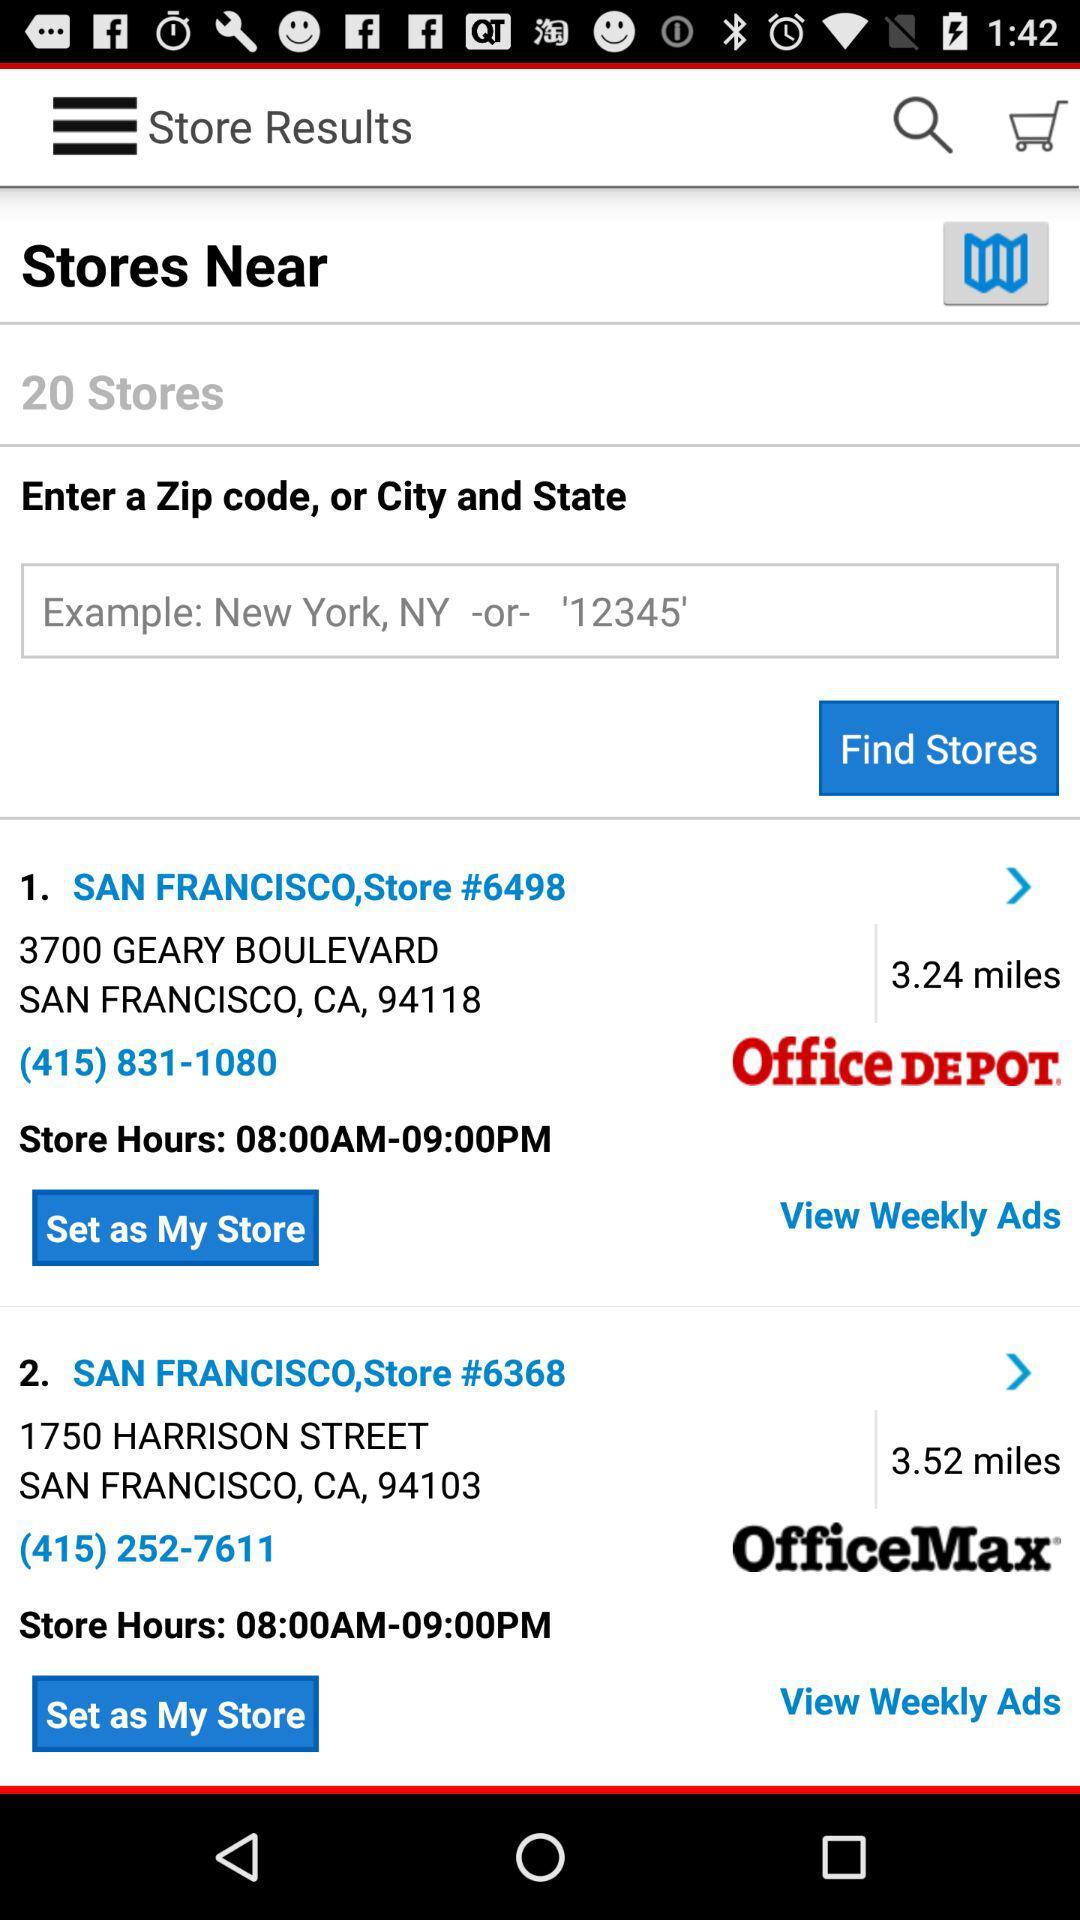 The height and width of the screenshot is (1920, 1080). What do you see at coordinates (995, 262) in the screenshot?
I see `open a map` at bounding box center [995, 262].